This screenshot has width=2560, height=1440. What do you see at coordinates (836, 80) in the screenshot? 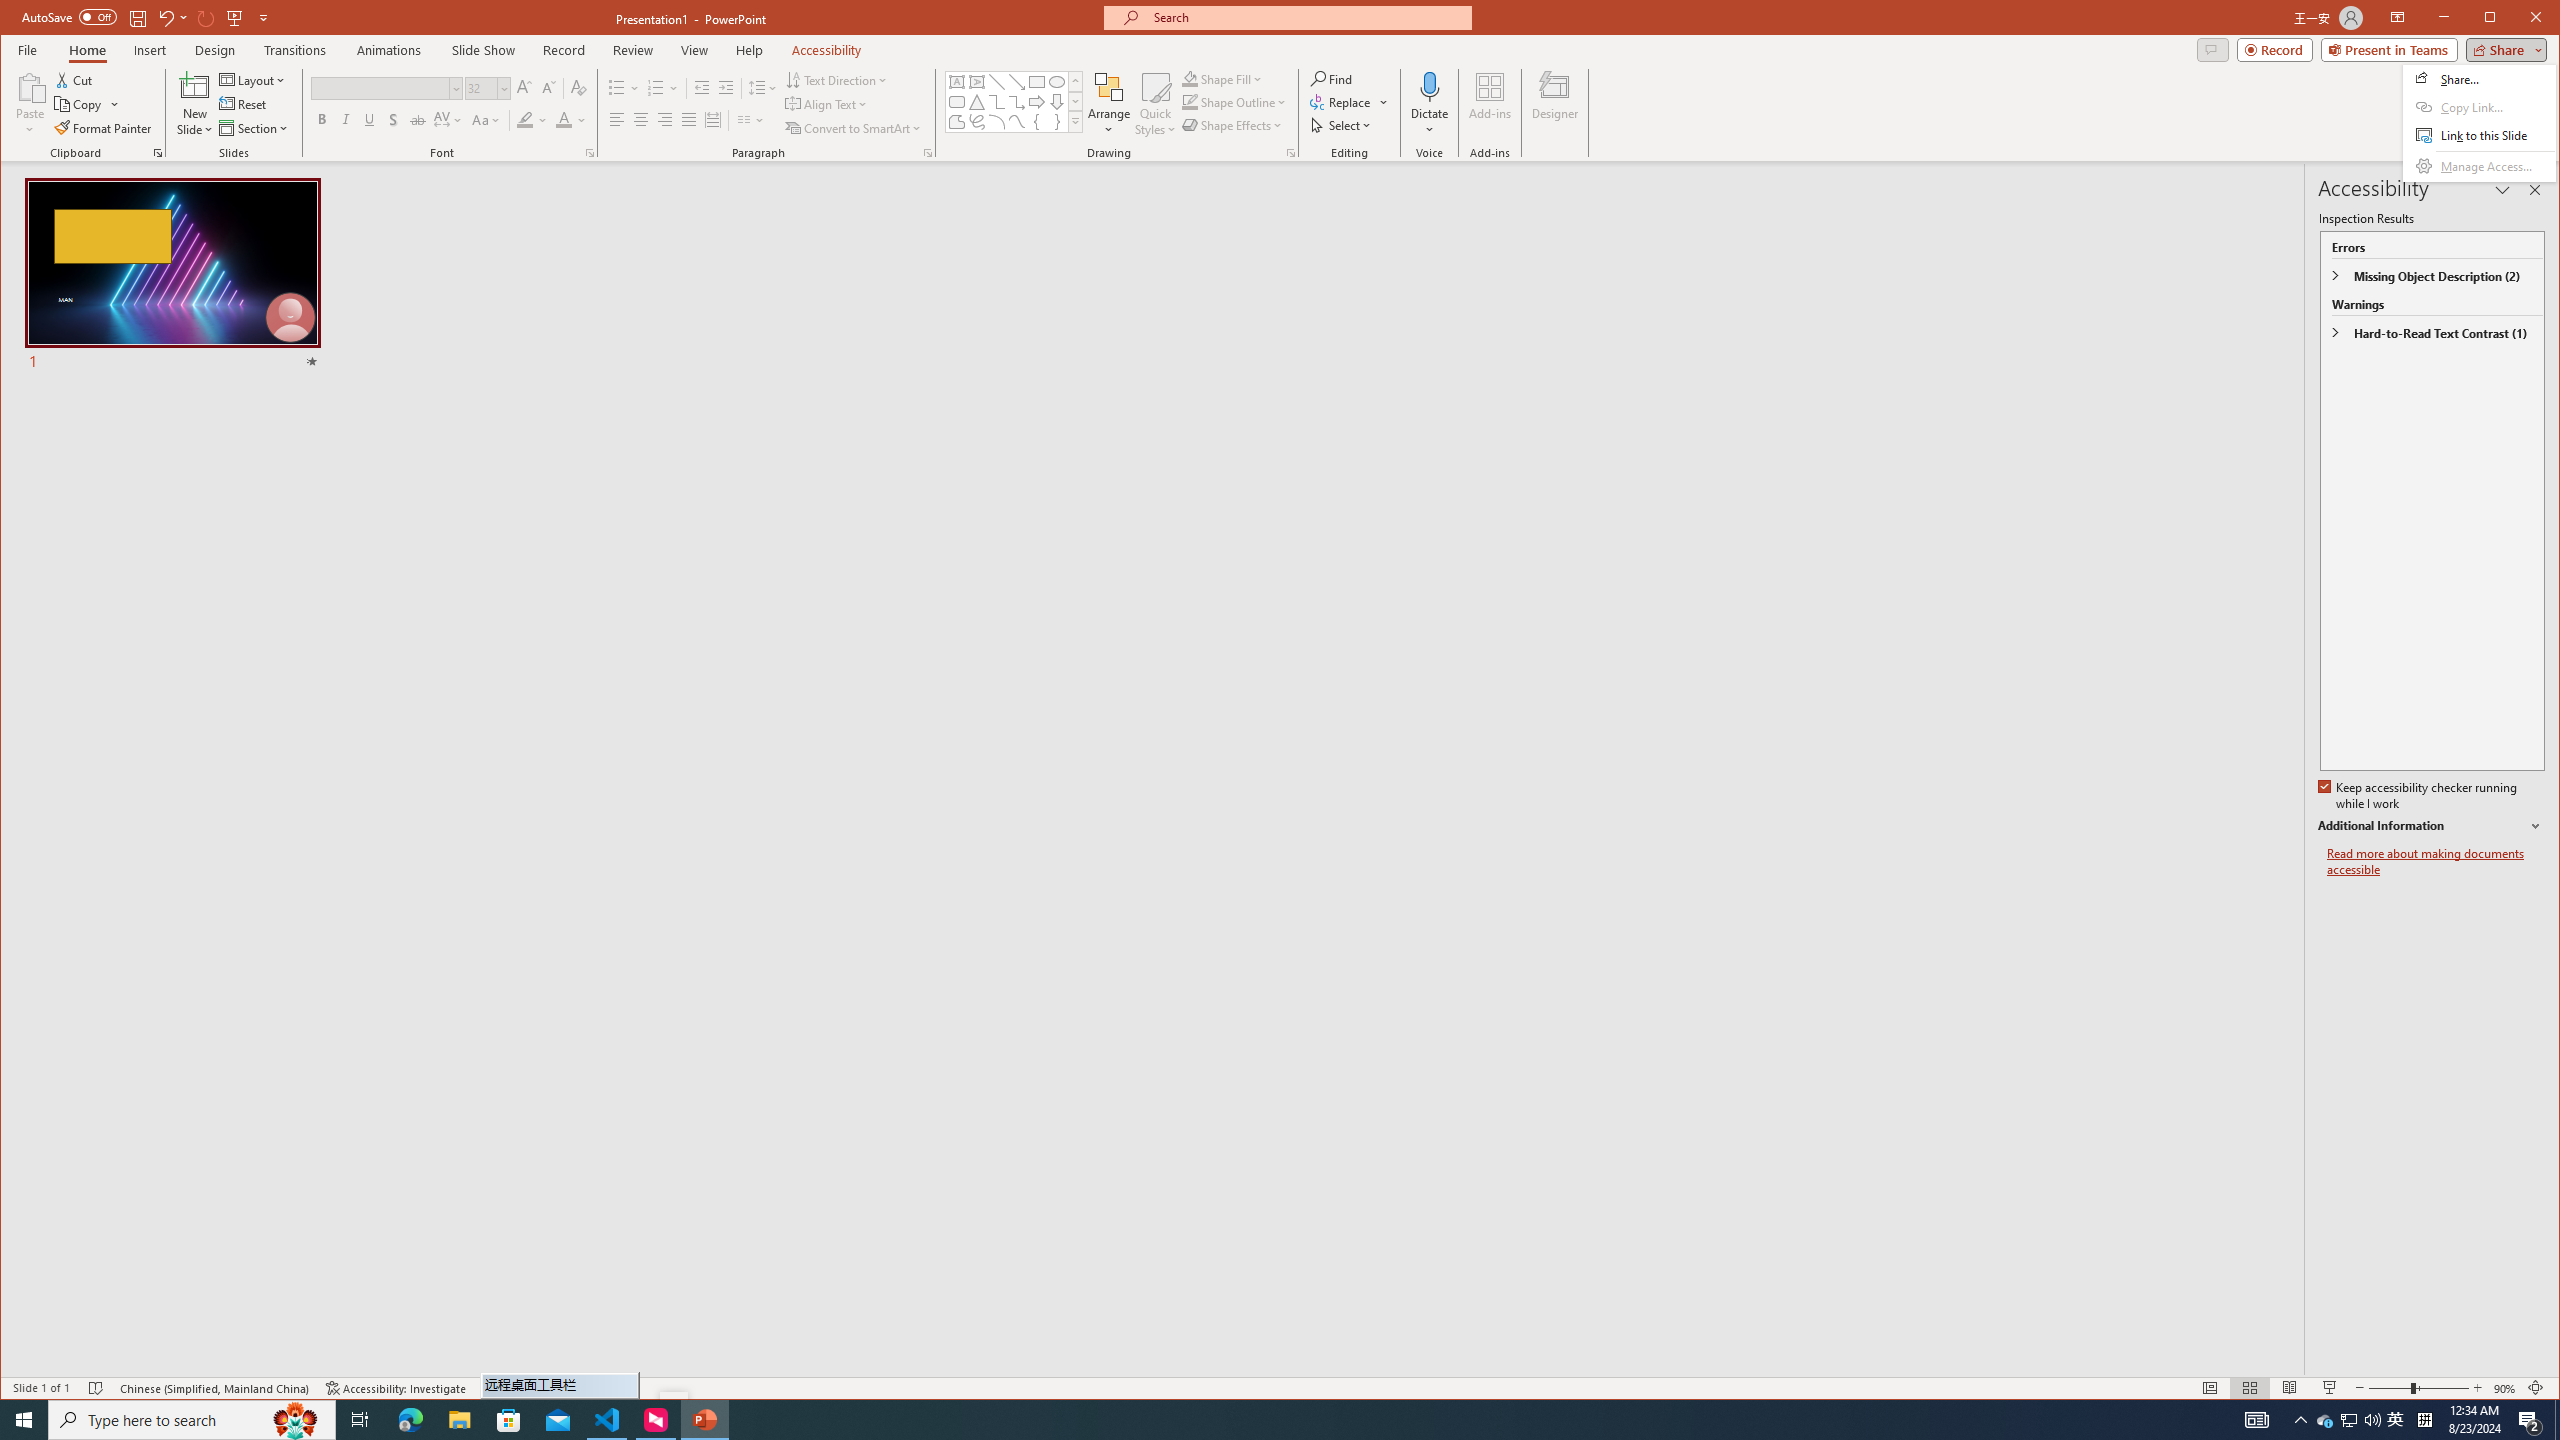
I see `'Text Direction'` at bounding box center [836, 80].